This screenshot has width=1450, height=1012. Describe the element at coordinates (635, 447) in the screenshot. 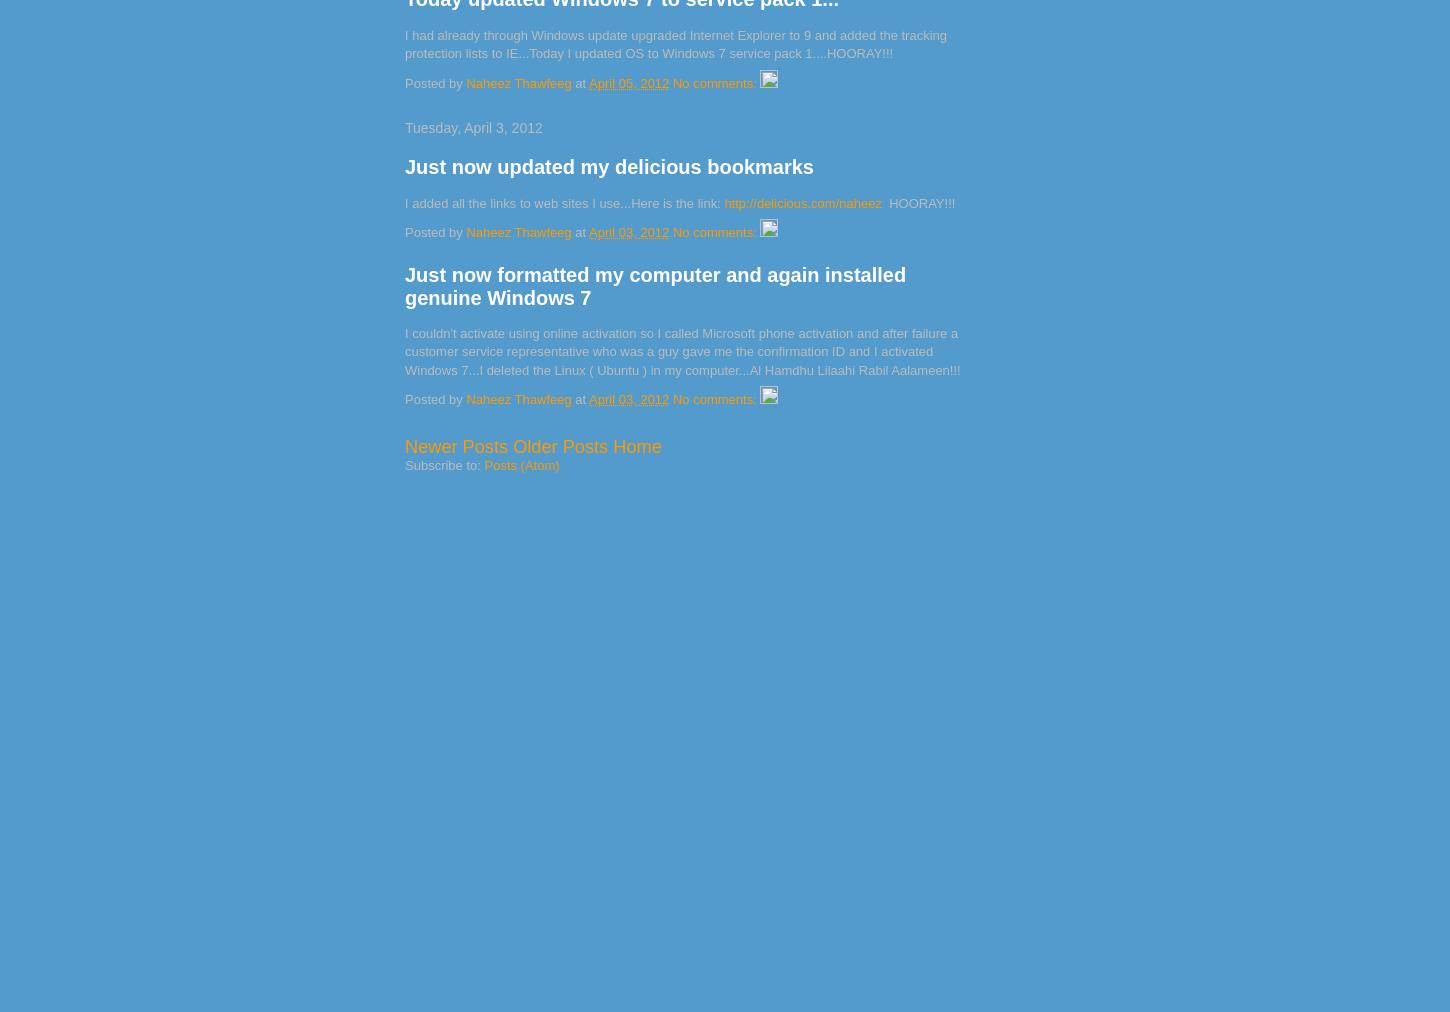

I see `'Home'` at that location.